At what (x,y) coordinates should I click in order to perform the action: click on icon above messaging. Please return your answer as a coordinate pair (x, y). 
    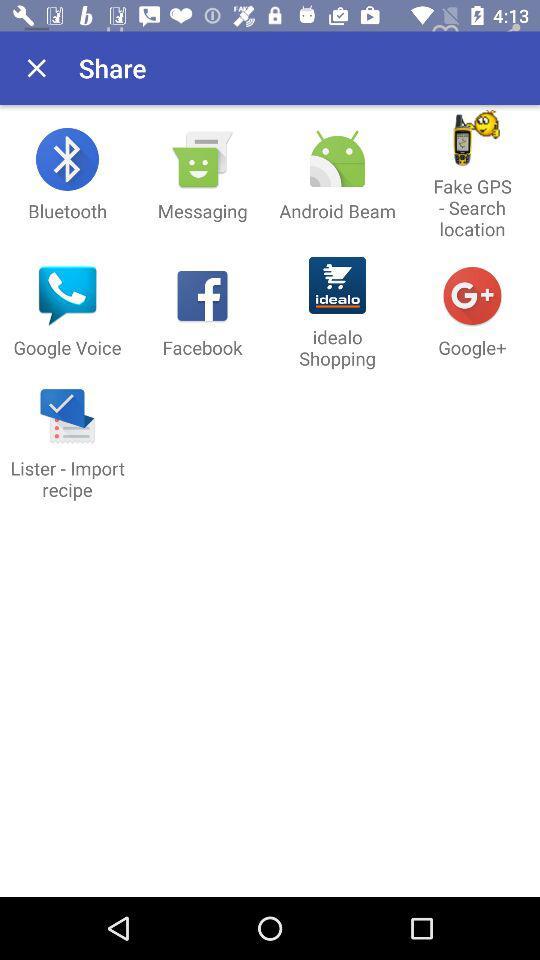
    Looking at the image, I should click on (202, 158).